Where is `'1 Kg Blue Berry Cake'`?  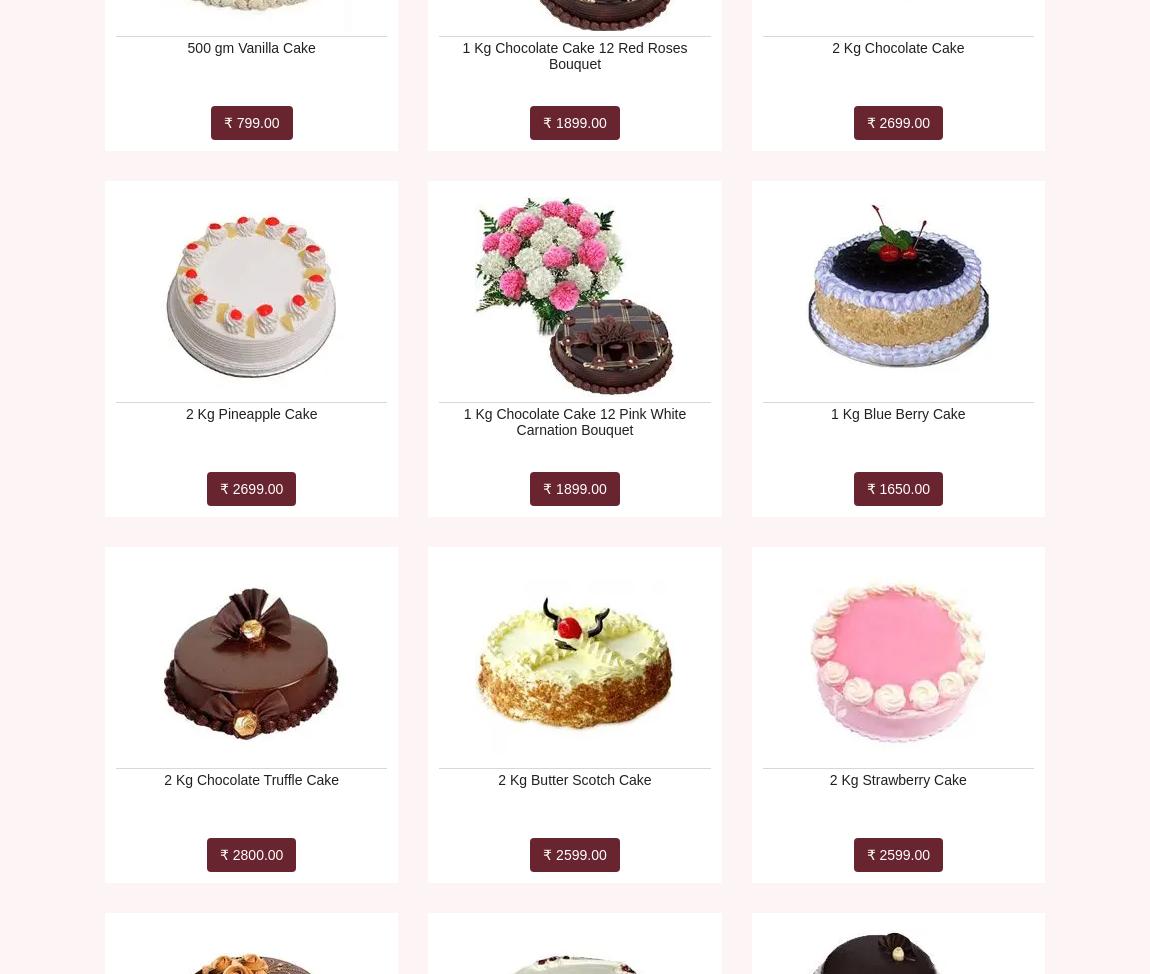 '1 Kg Blue Berry Cake' is located at coordinates (898, 413).